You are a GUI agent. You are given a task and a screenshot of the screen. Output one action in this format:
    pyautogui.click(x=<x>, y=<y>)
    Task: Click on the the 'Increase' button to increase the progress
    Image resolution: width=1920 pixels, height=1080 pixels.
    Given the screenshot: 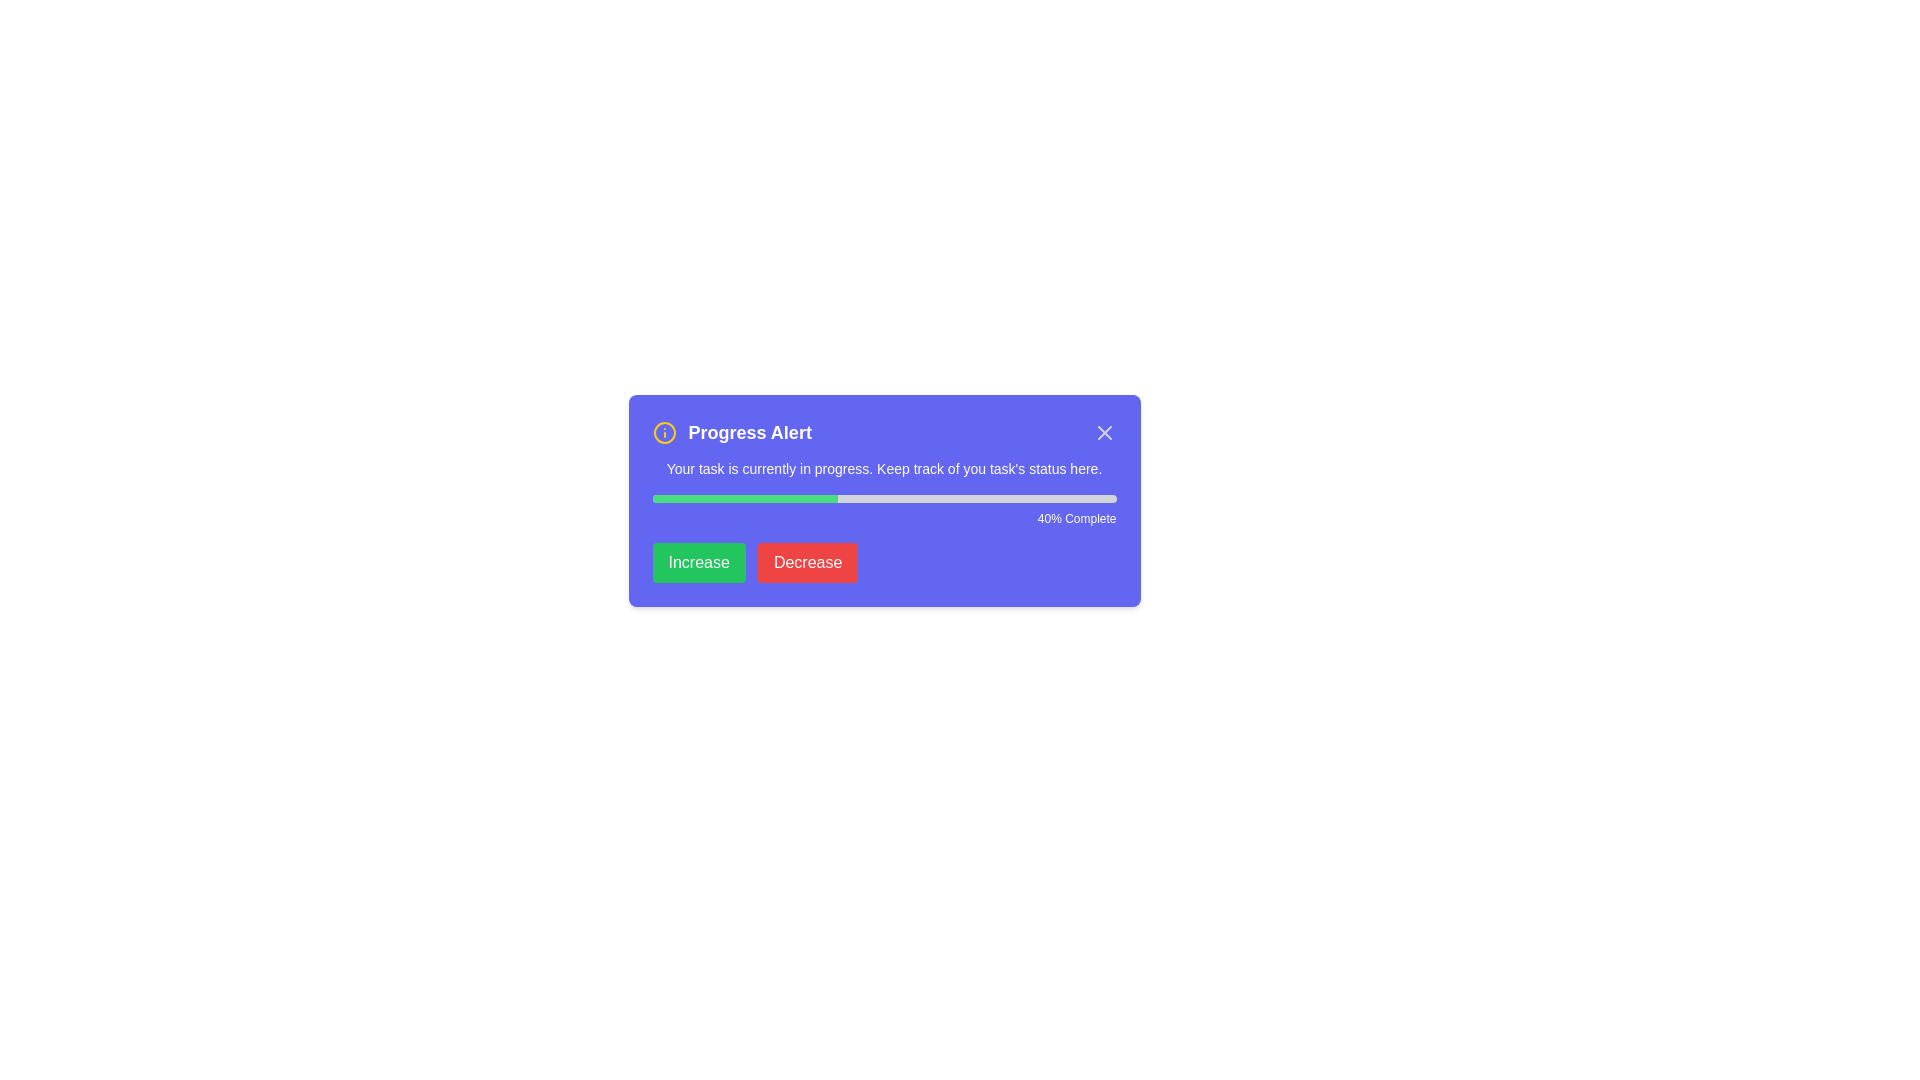 What is the action you would take?
    pyautogui.click(x=699, y=563)
    